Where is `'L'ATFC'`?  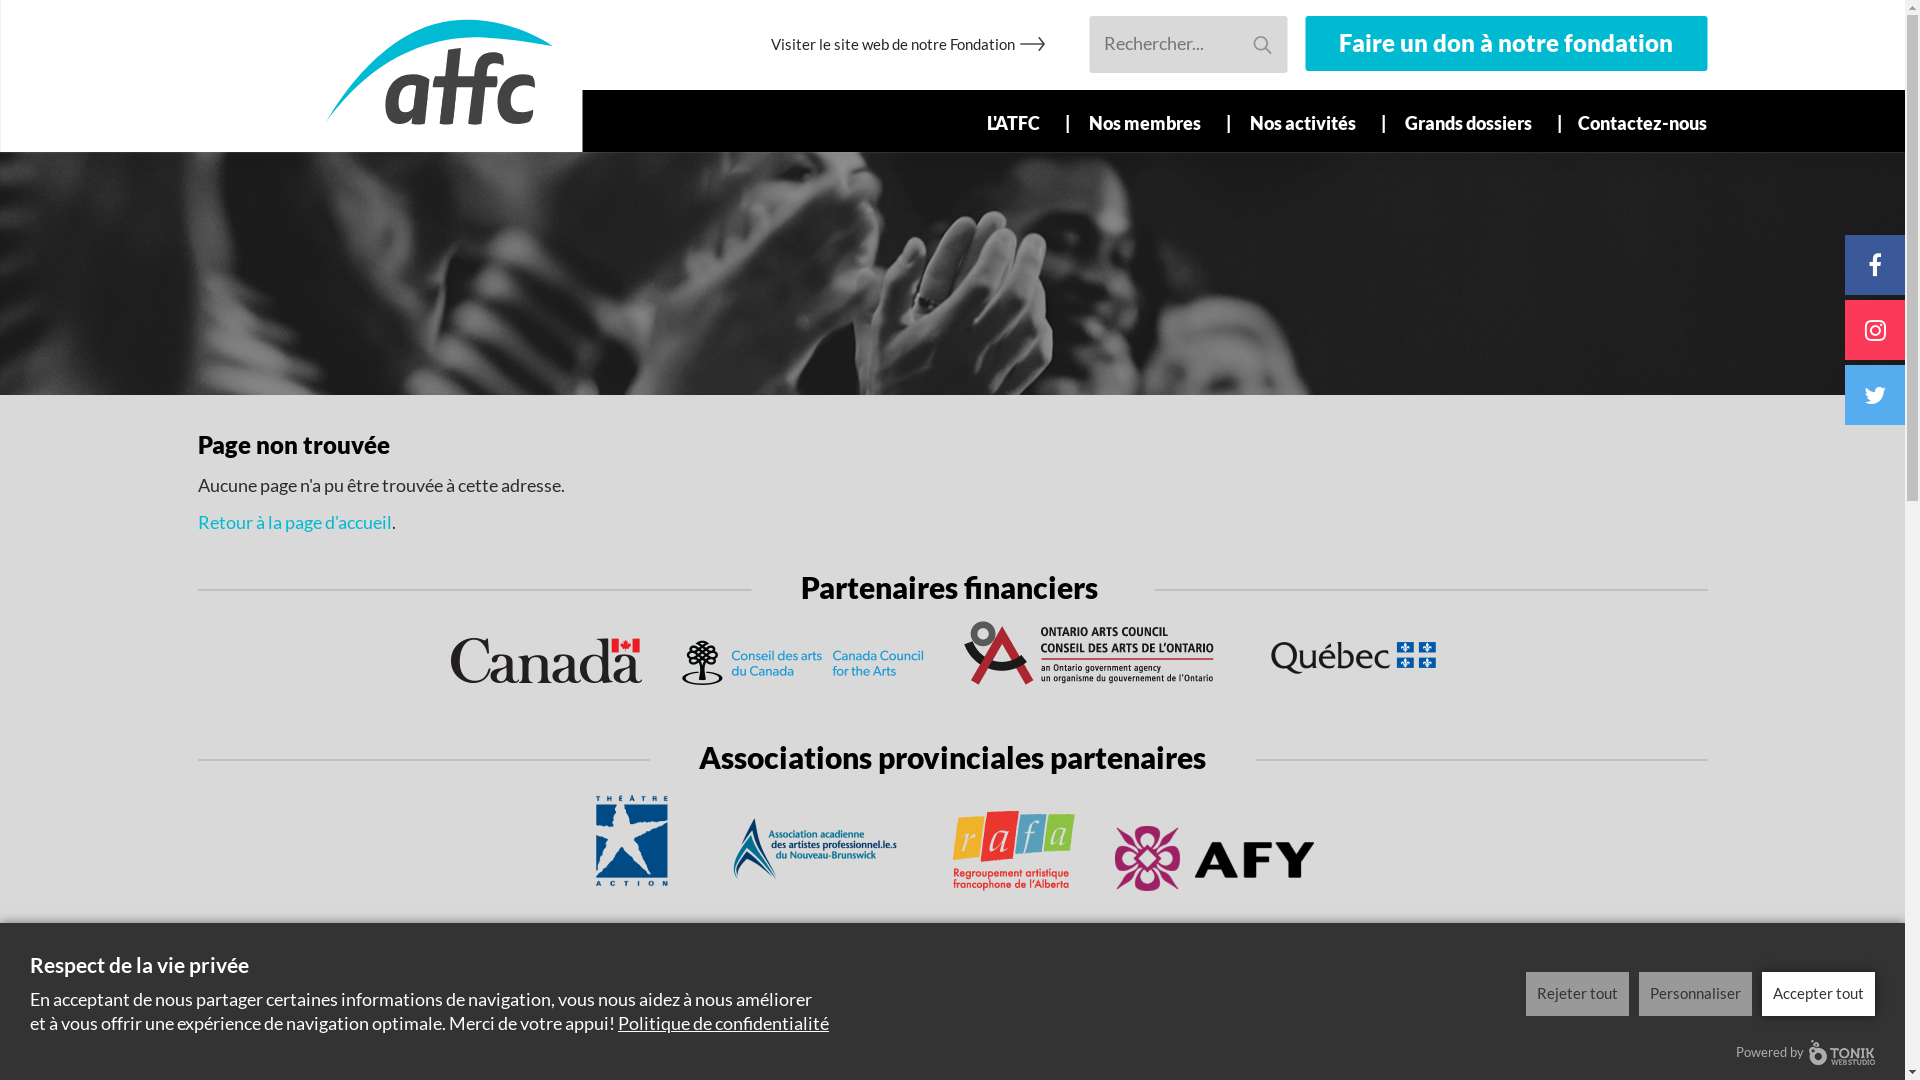
'L'ATFC' is located at coordinates (1018, 120).